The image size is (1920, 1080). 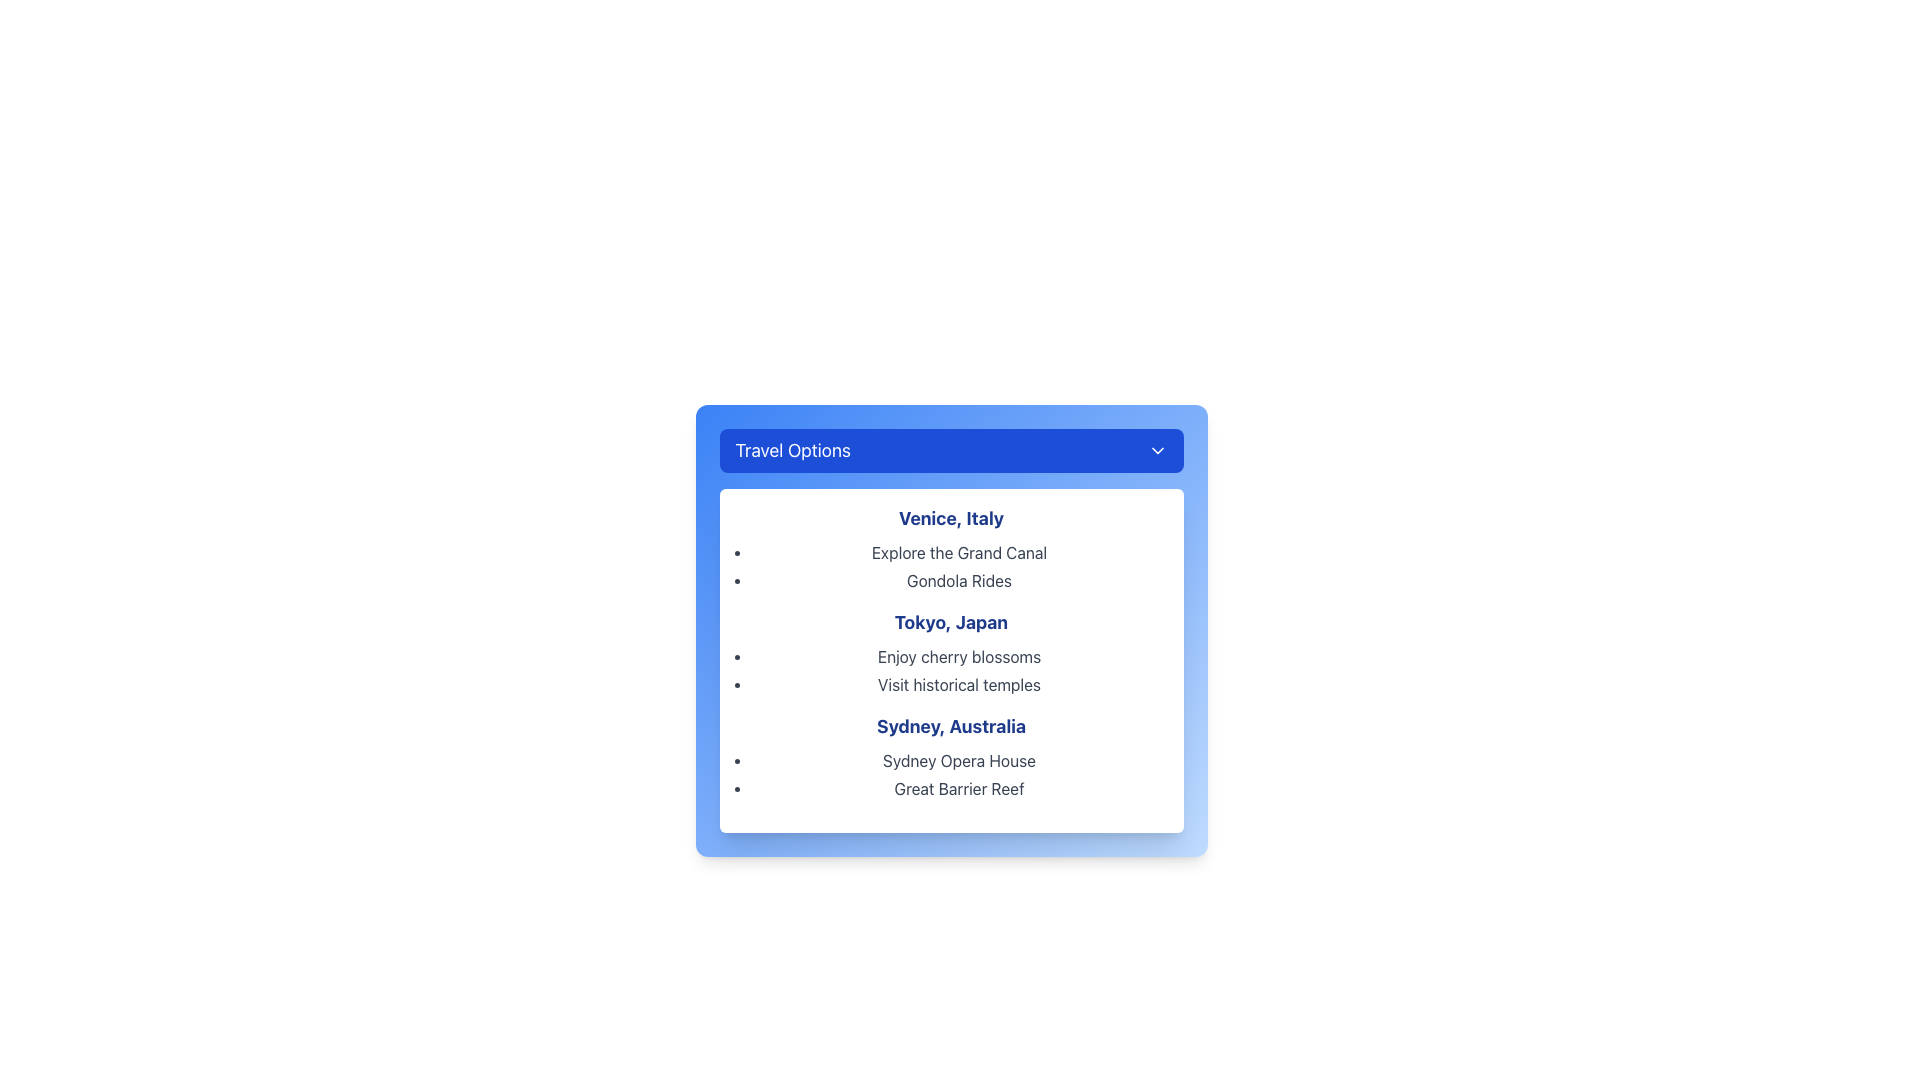 I want to click on the Text Label indicating 'Sydney, Australia', which serves as a heading for the section and is located within the 'Travel Options' dropdown menu, so click(x=950, y=726).